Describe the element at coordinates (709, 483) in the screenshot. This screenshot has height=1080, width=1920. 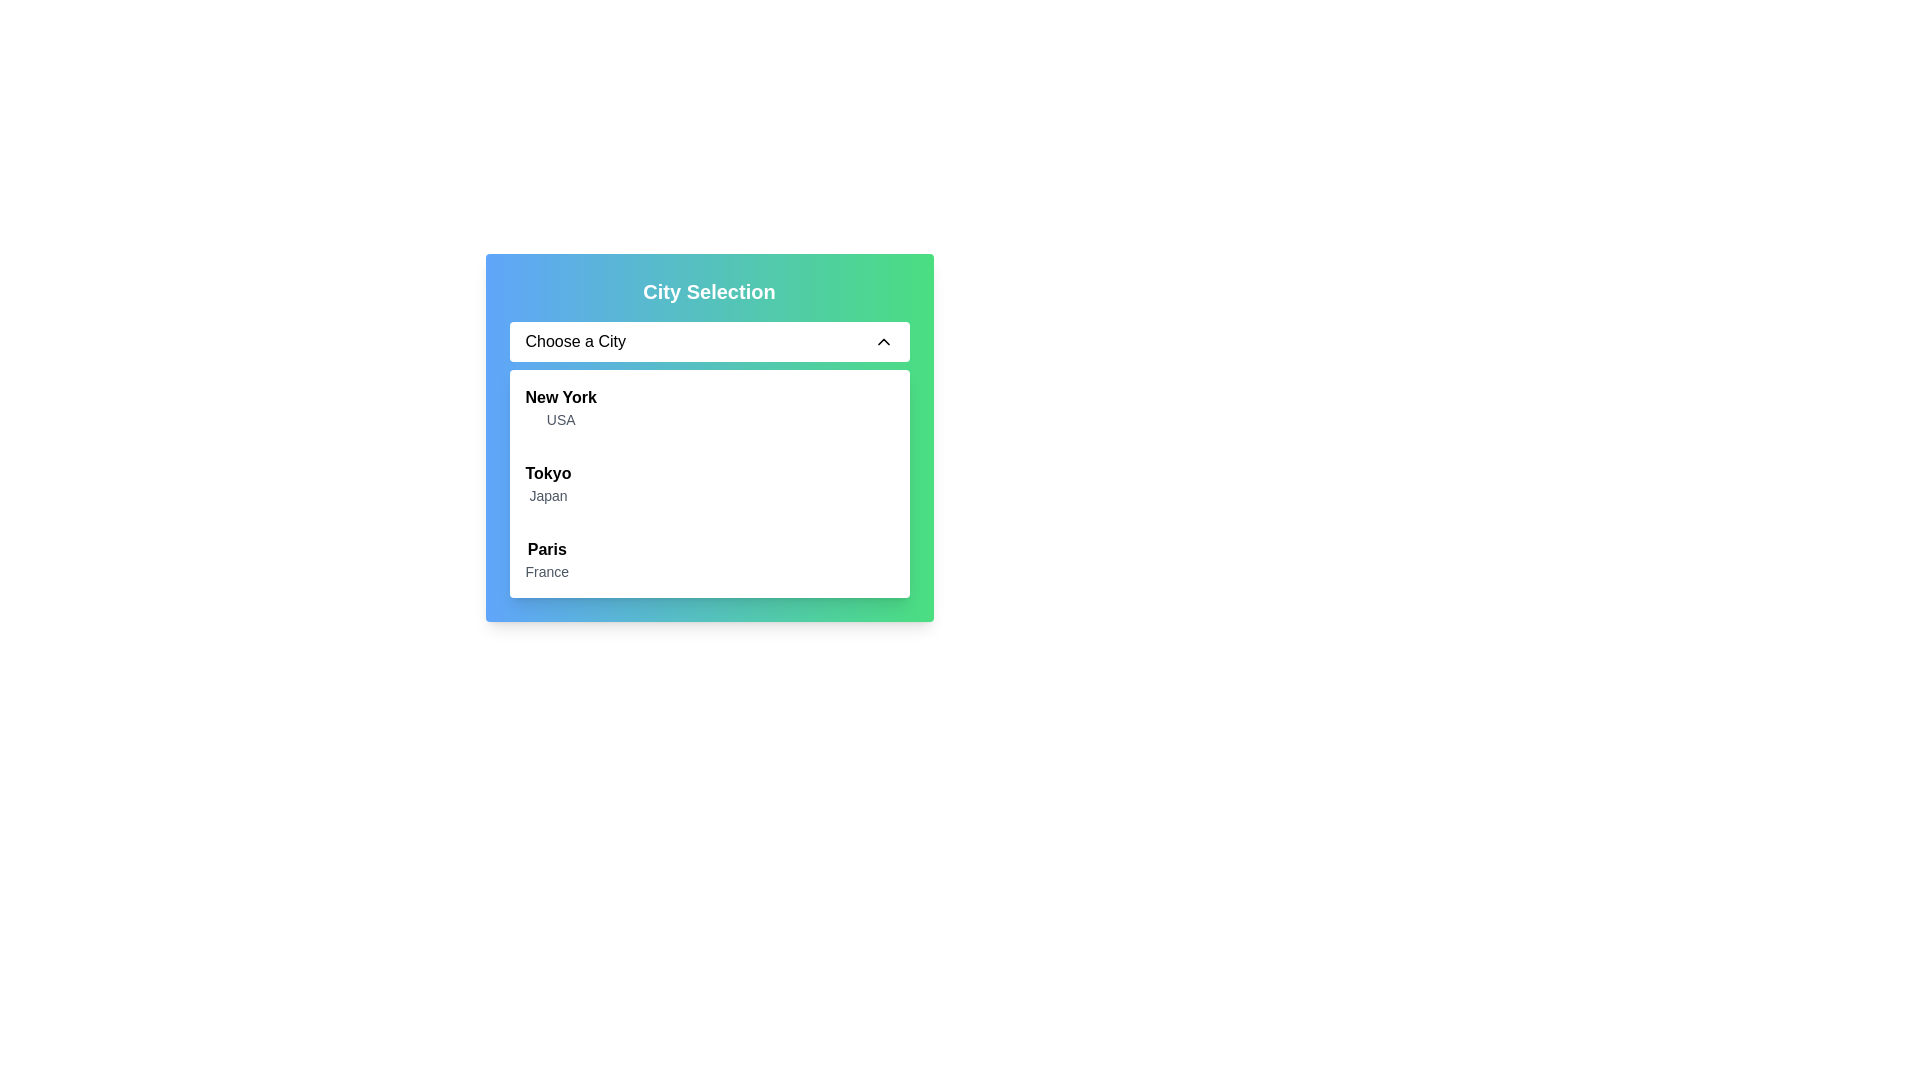
I see `the clickable list item representing the option to select 'Tokyo, Japan' from the dropdown menu` at that location.